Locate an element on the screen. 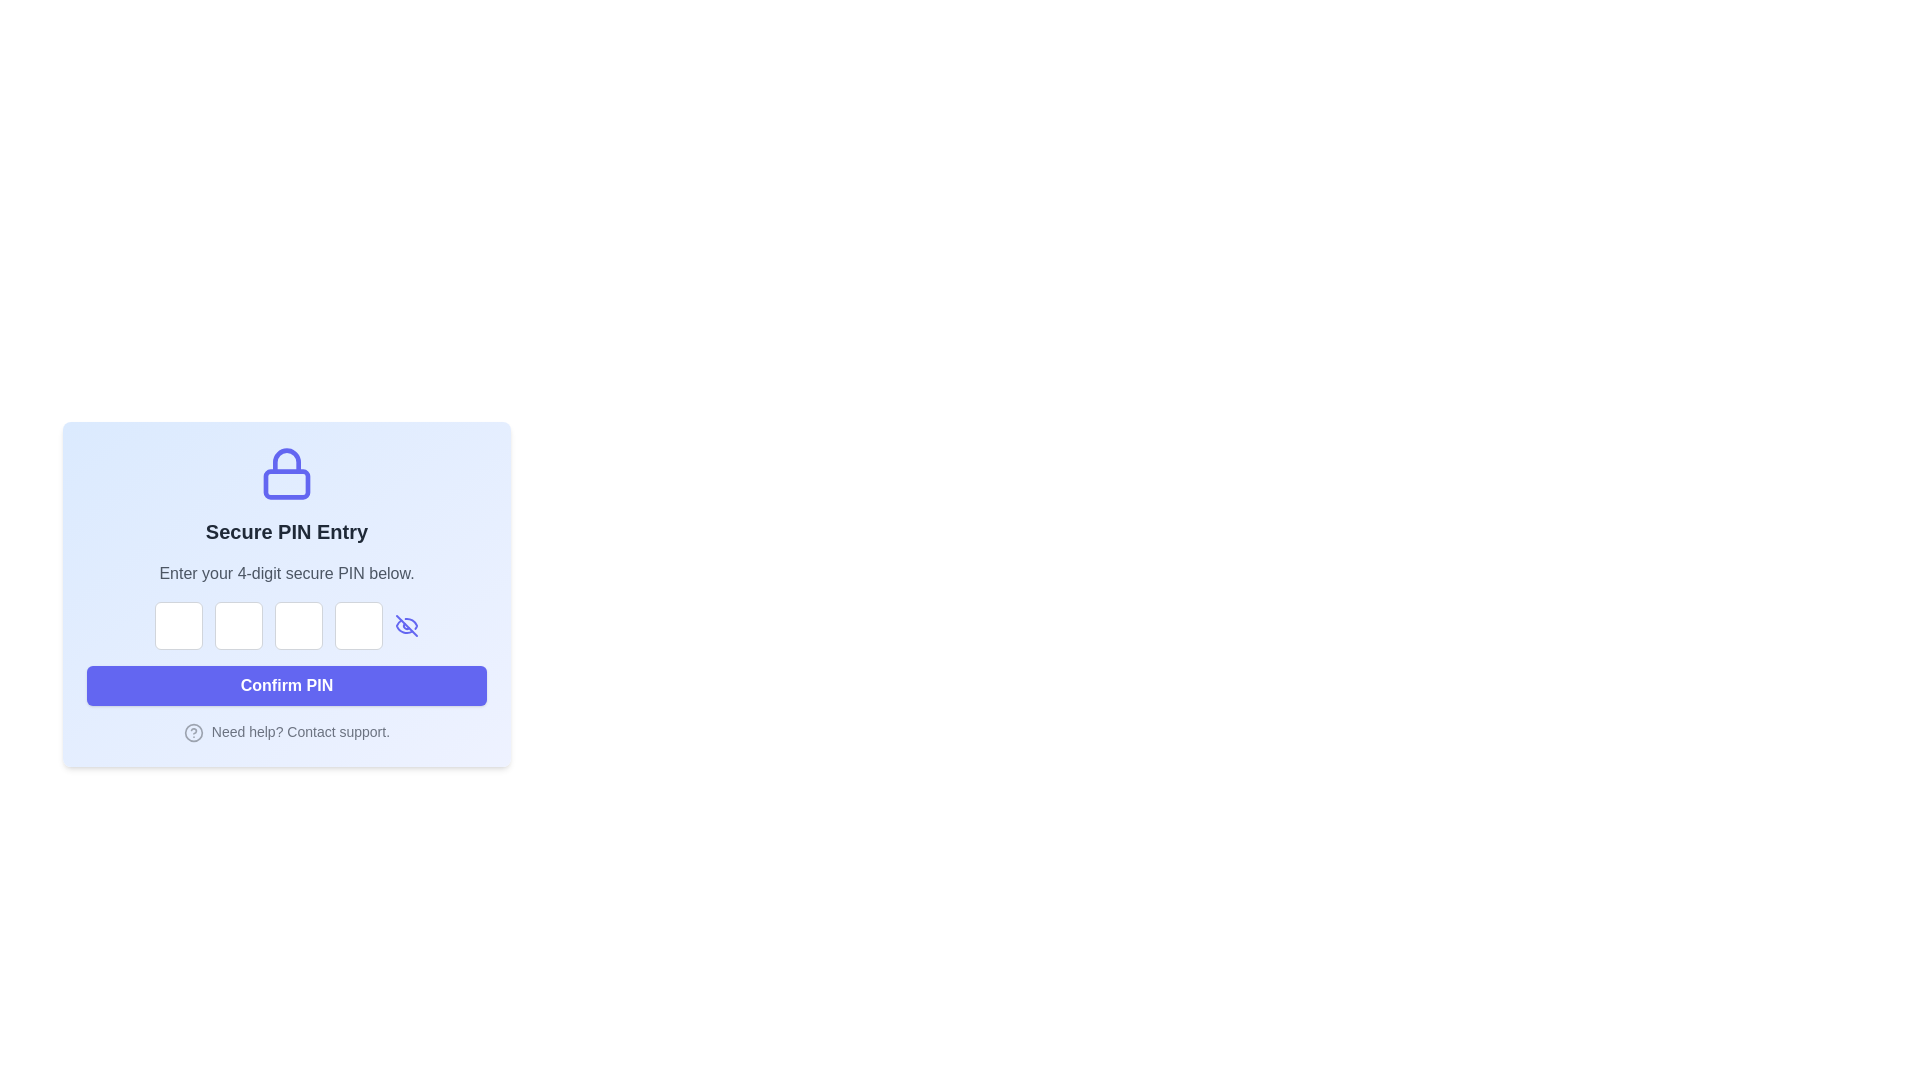 Image resolution: width=1920 pixels, height=1080 pixels. the blue SVG lock icon located near the top of the secure PIN entry dialog, just above the 'Secure PIN Entry' text is located at coordinates (286, 474).